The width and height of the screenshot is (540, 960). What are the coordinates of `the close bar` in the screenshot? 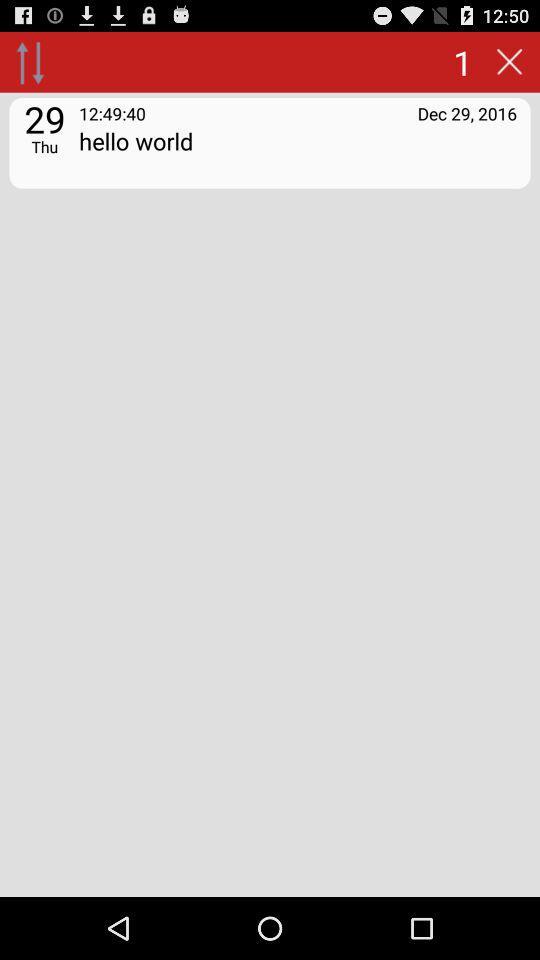 It's located at (509, 61).